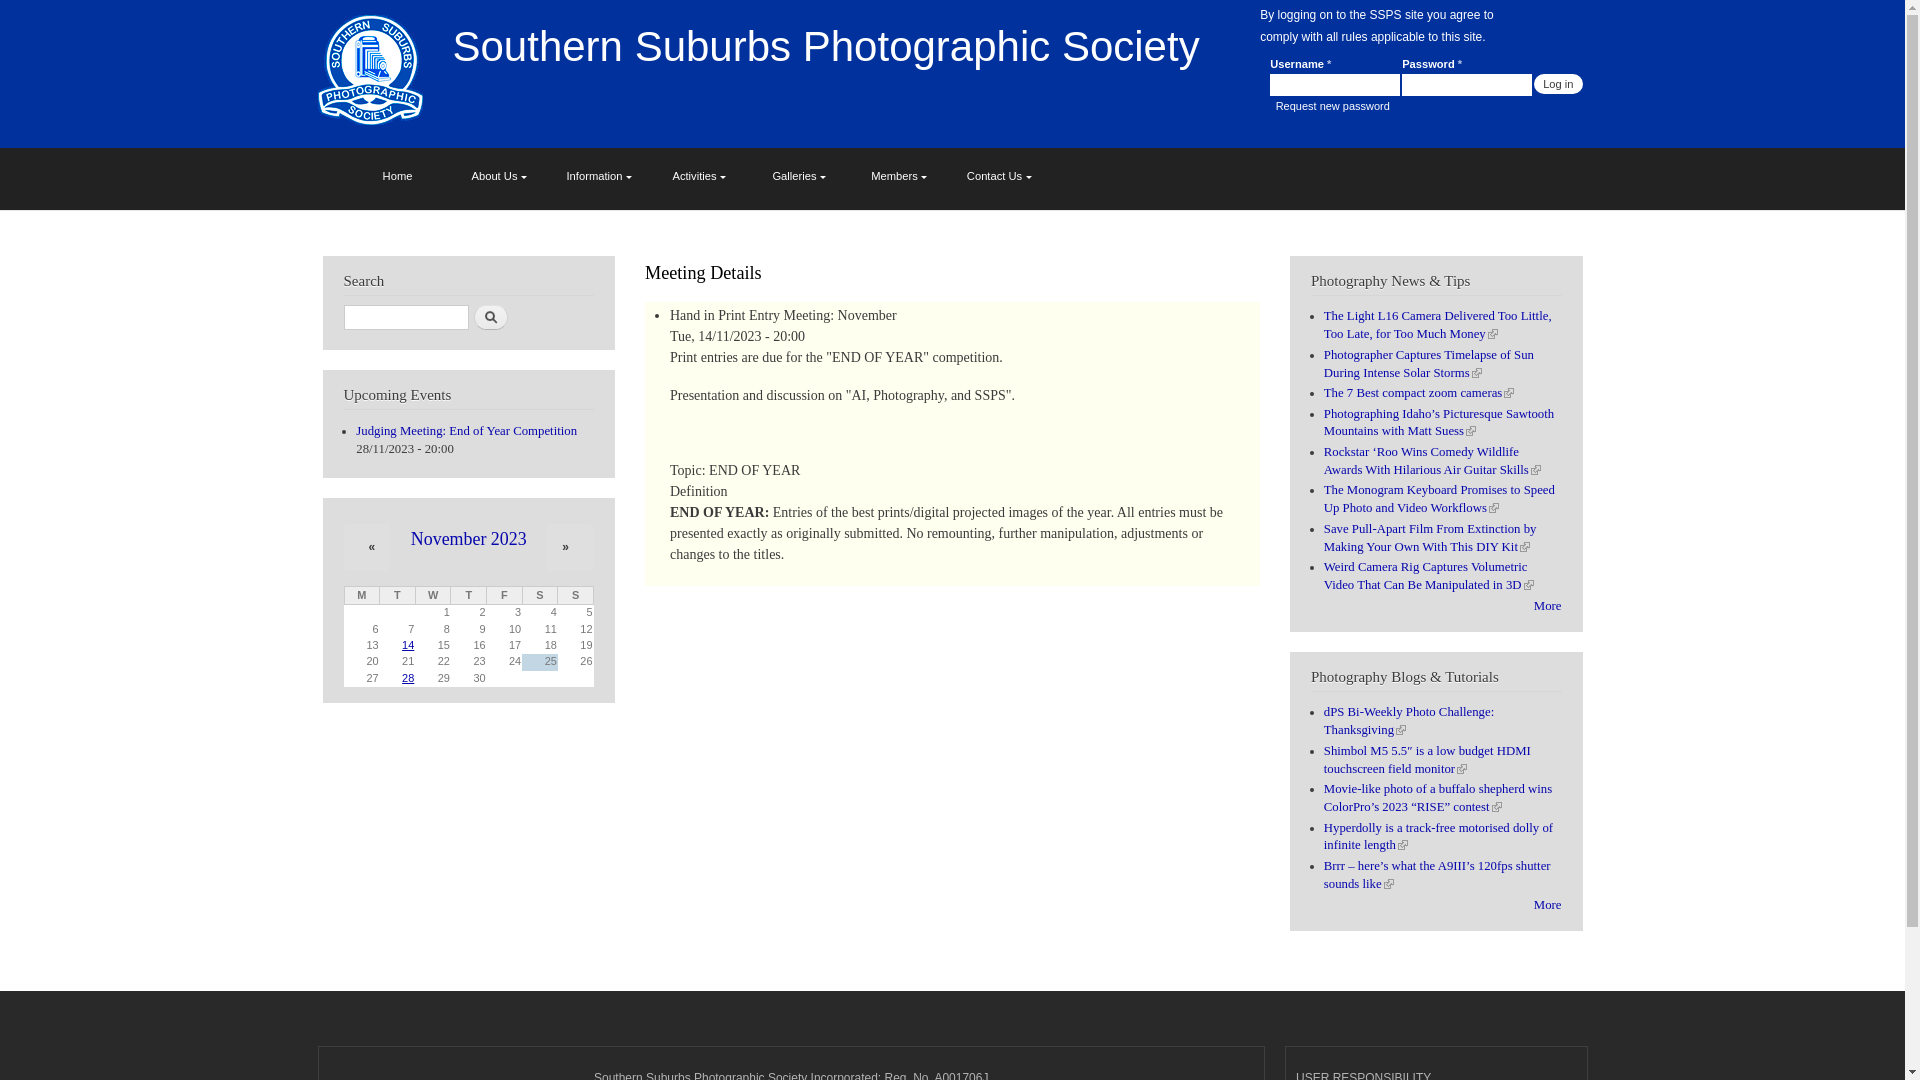  Describe the element at coordinates (468, 538) in the screenshot. I see `'November 2023'` at that location.